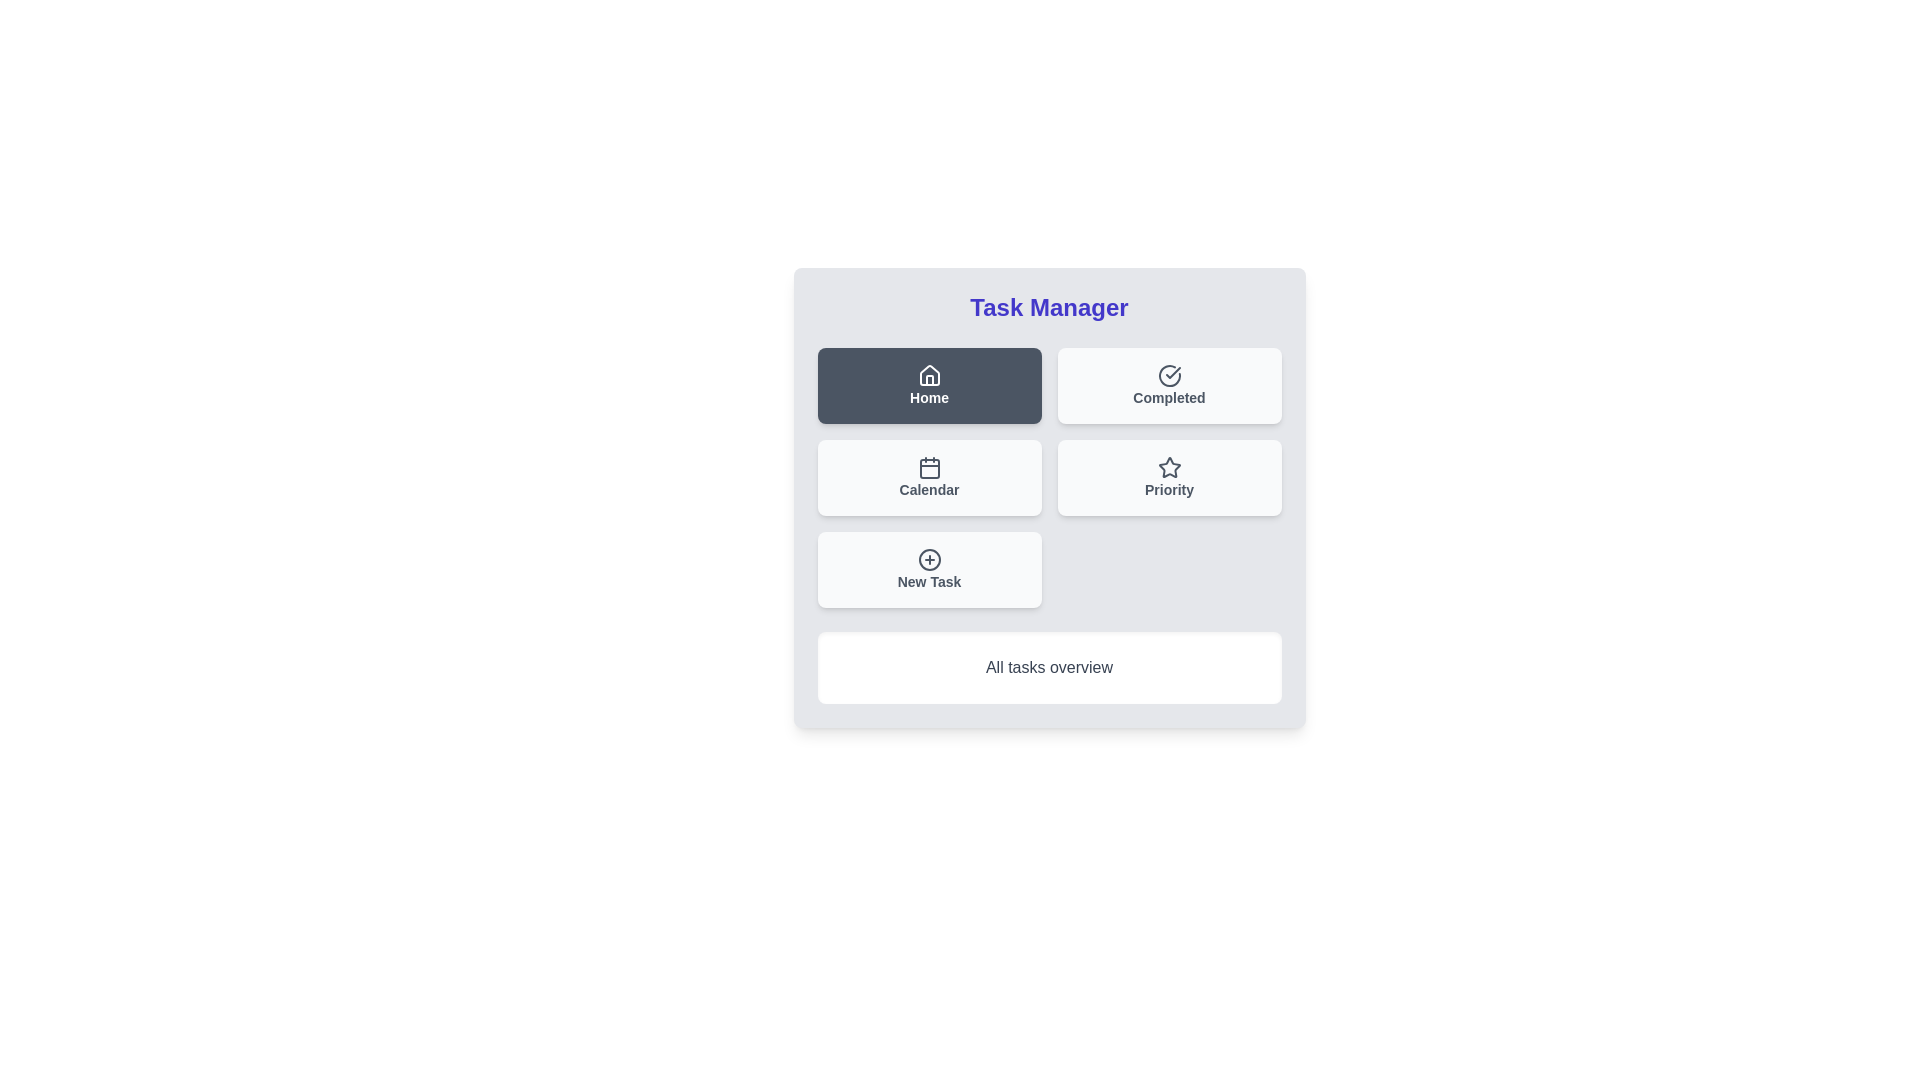 This screenshot has height=1080, width=1920. Describe the element at coordinates (928, 570) in the screenshot. I see `the 'New Task' button` at that location.